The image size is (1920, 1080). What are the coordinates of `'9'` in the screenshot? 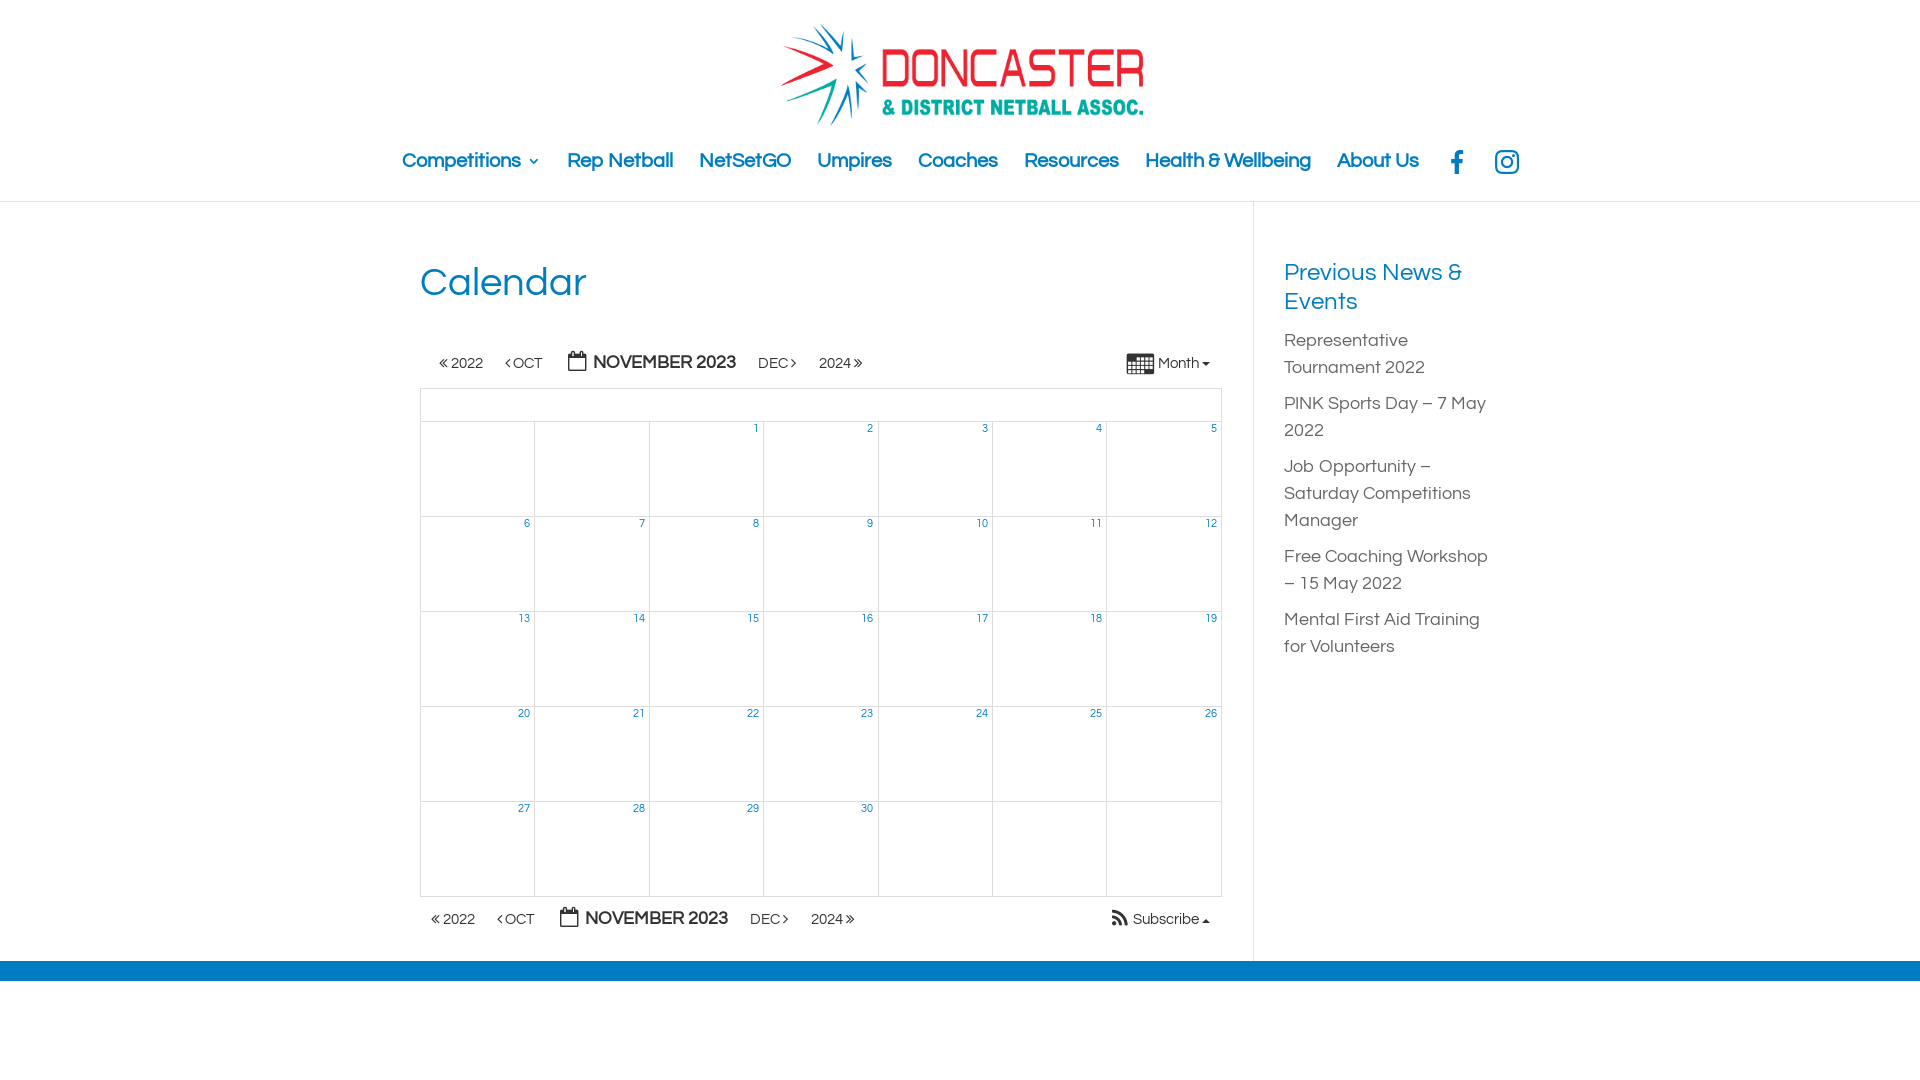 It's located at (867, 522).